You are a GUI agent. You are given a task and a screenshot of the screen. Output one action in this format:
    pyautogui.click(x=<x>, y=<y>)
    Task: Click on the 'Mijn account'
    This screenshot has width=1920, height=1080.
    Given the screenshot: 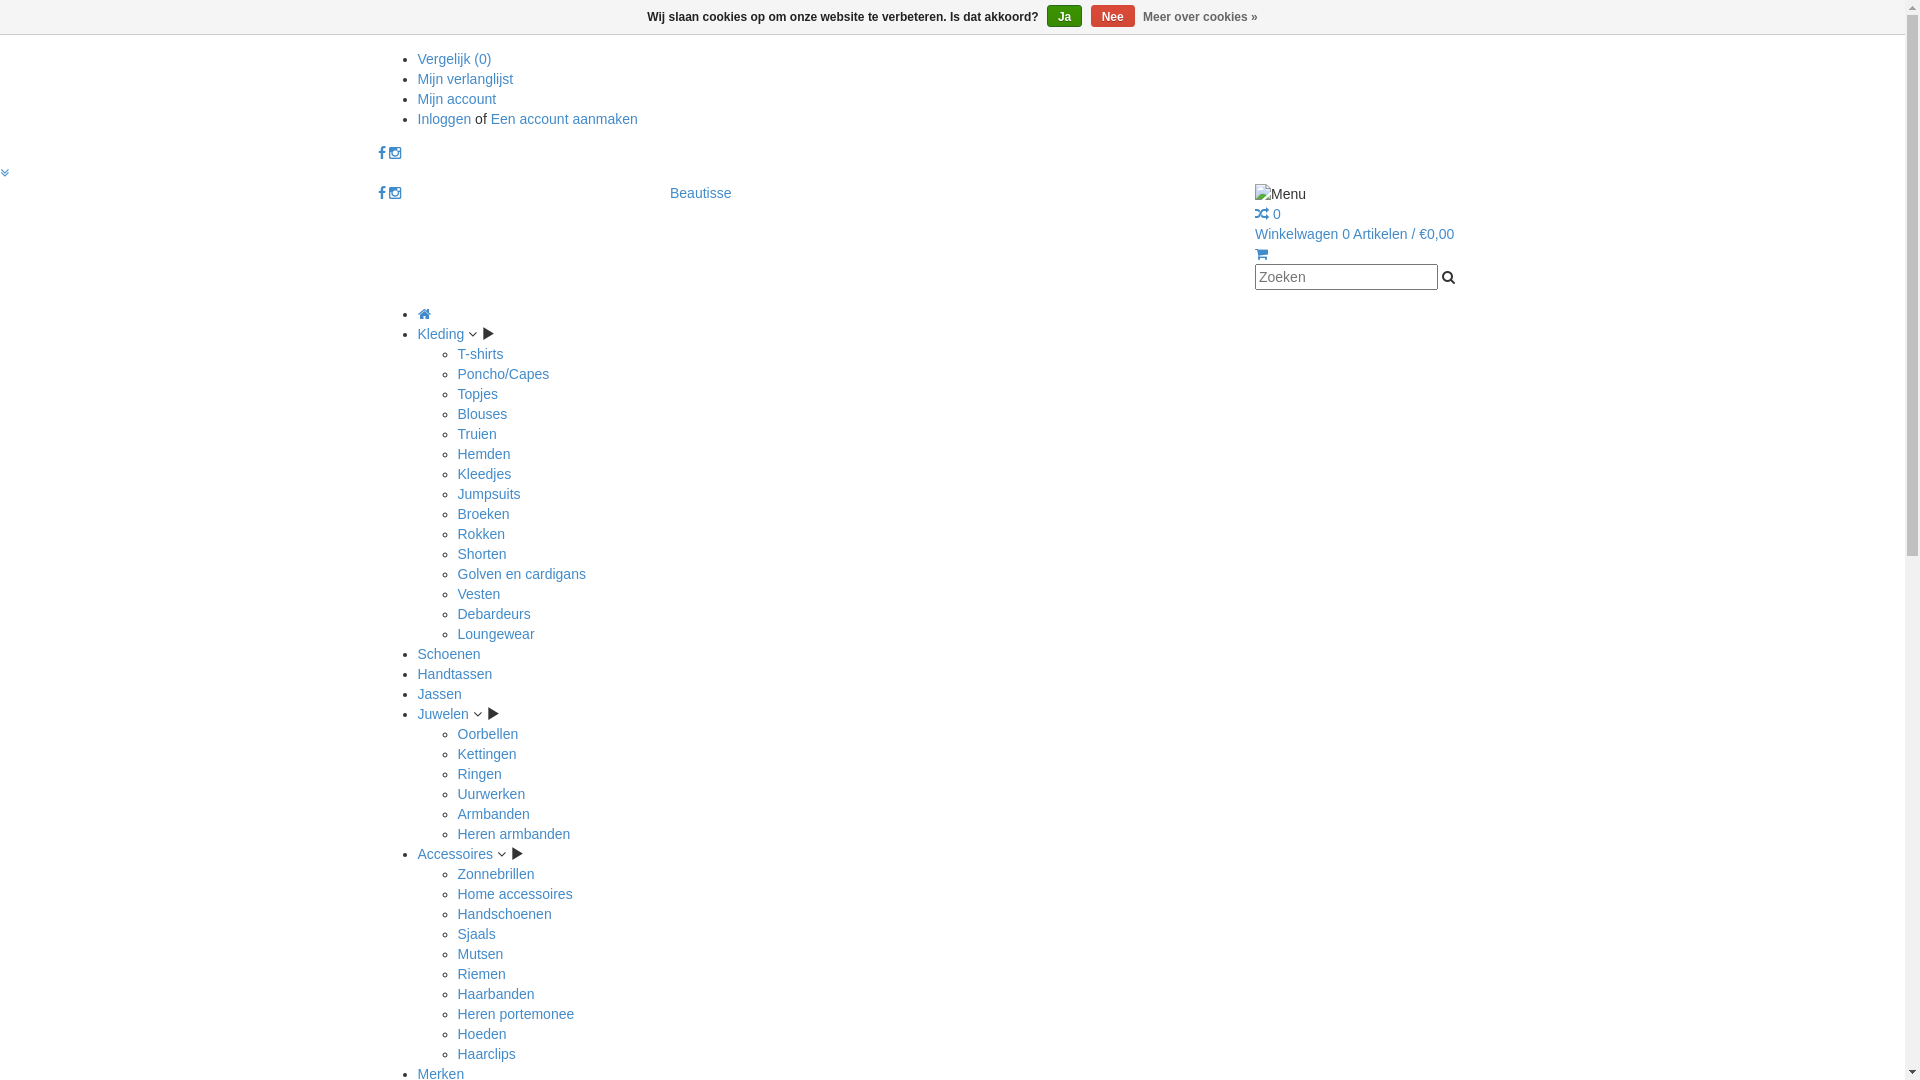 What is the action you would take?
    pyautogui.click(x=416, y=99)
    